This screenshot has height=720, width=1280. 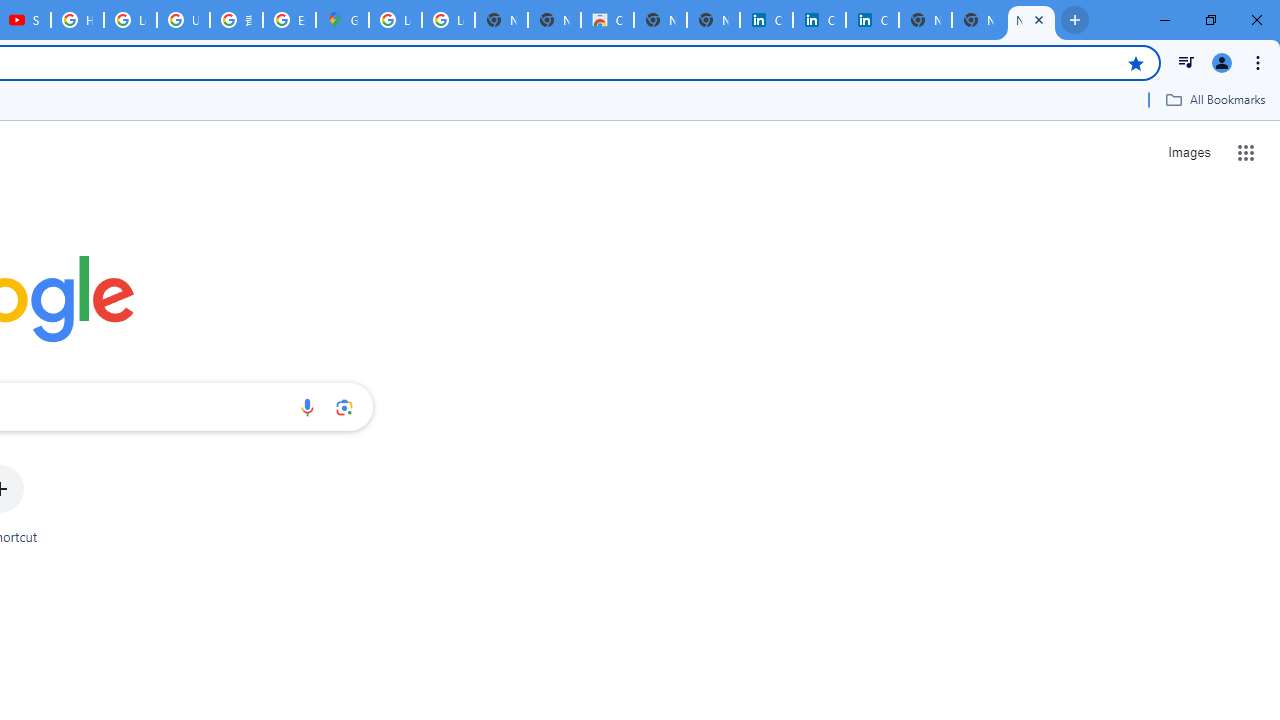 I want to click on 'Google Maps', so click(x=342, y=20).